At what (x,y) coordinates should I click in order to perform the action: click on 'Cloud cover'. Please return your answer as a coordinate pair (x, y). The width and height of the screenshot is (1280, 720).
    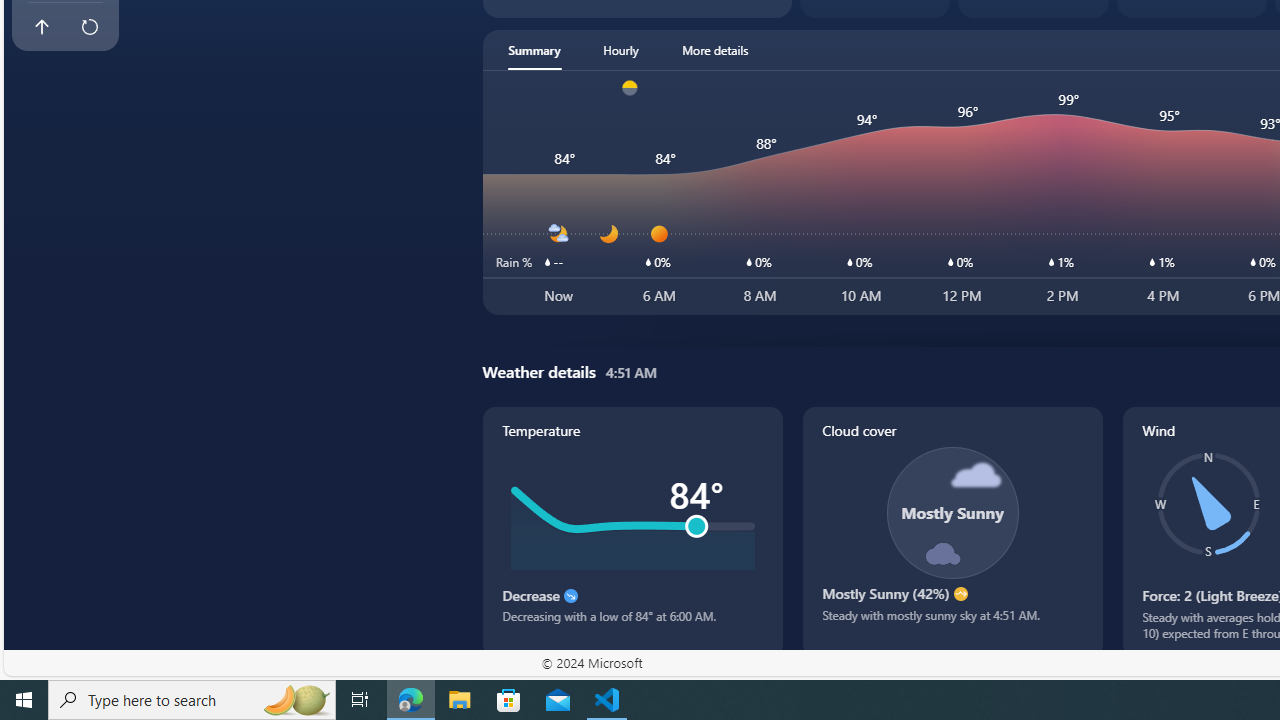
    Looking at the image, I should click on (951, 530).